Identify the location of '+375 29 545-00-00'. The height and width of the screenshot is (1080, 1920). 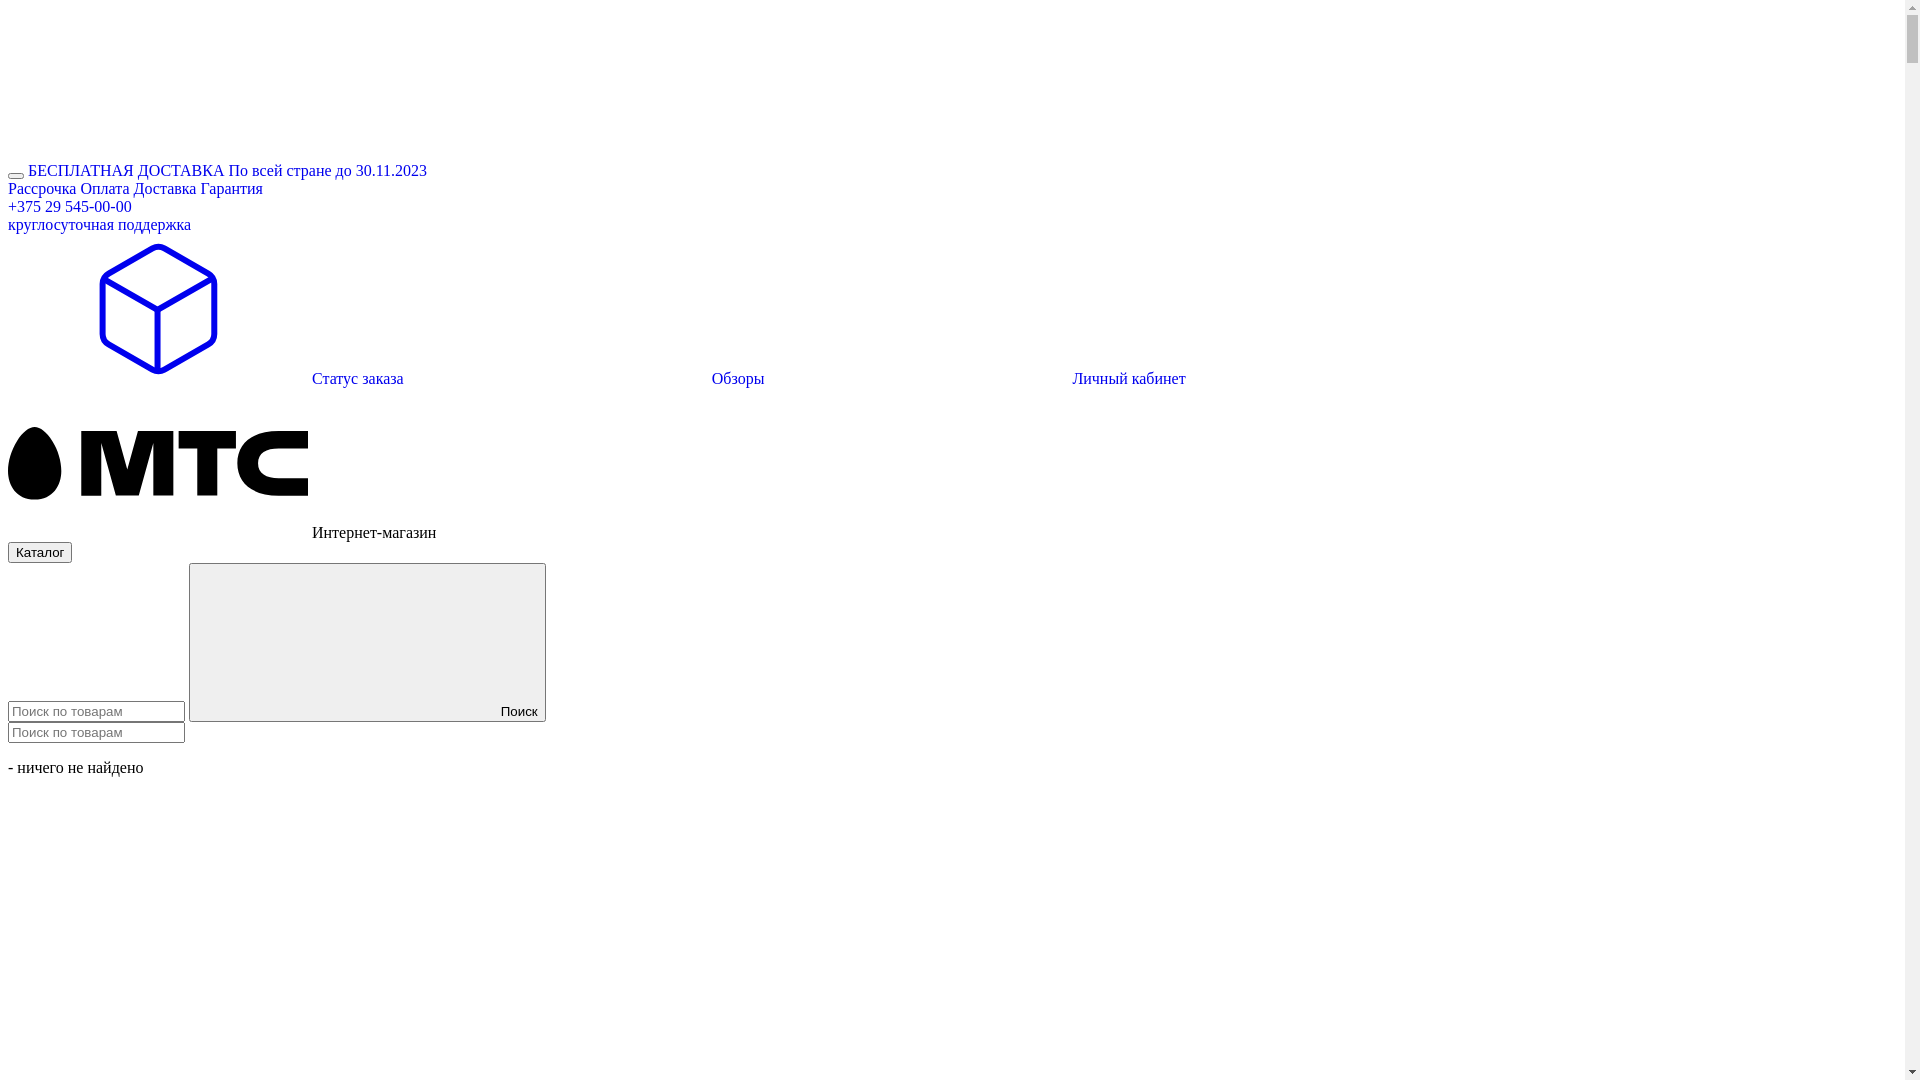
(8, 206).